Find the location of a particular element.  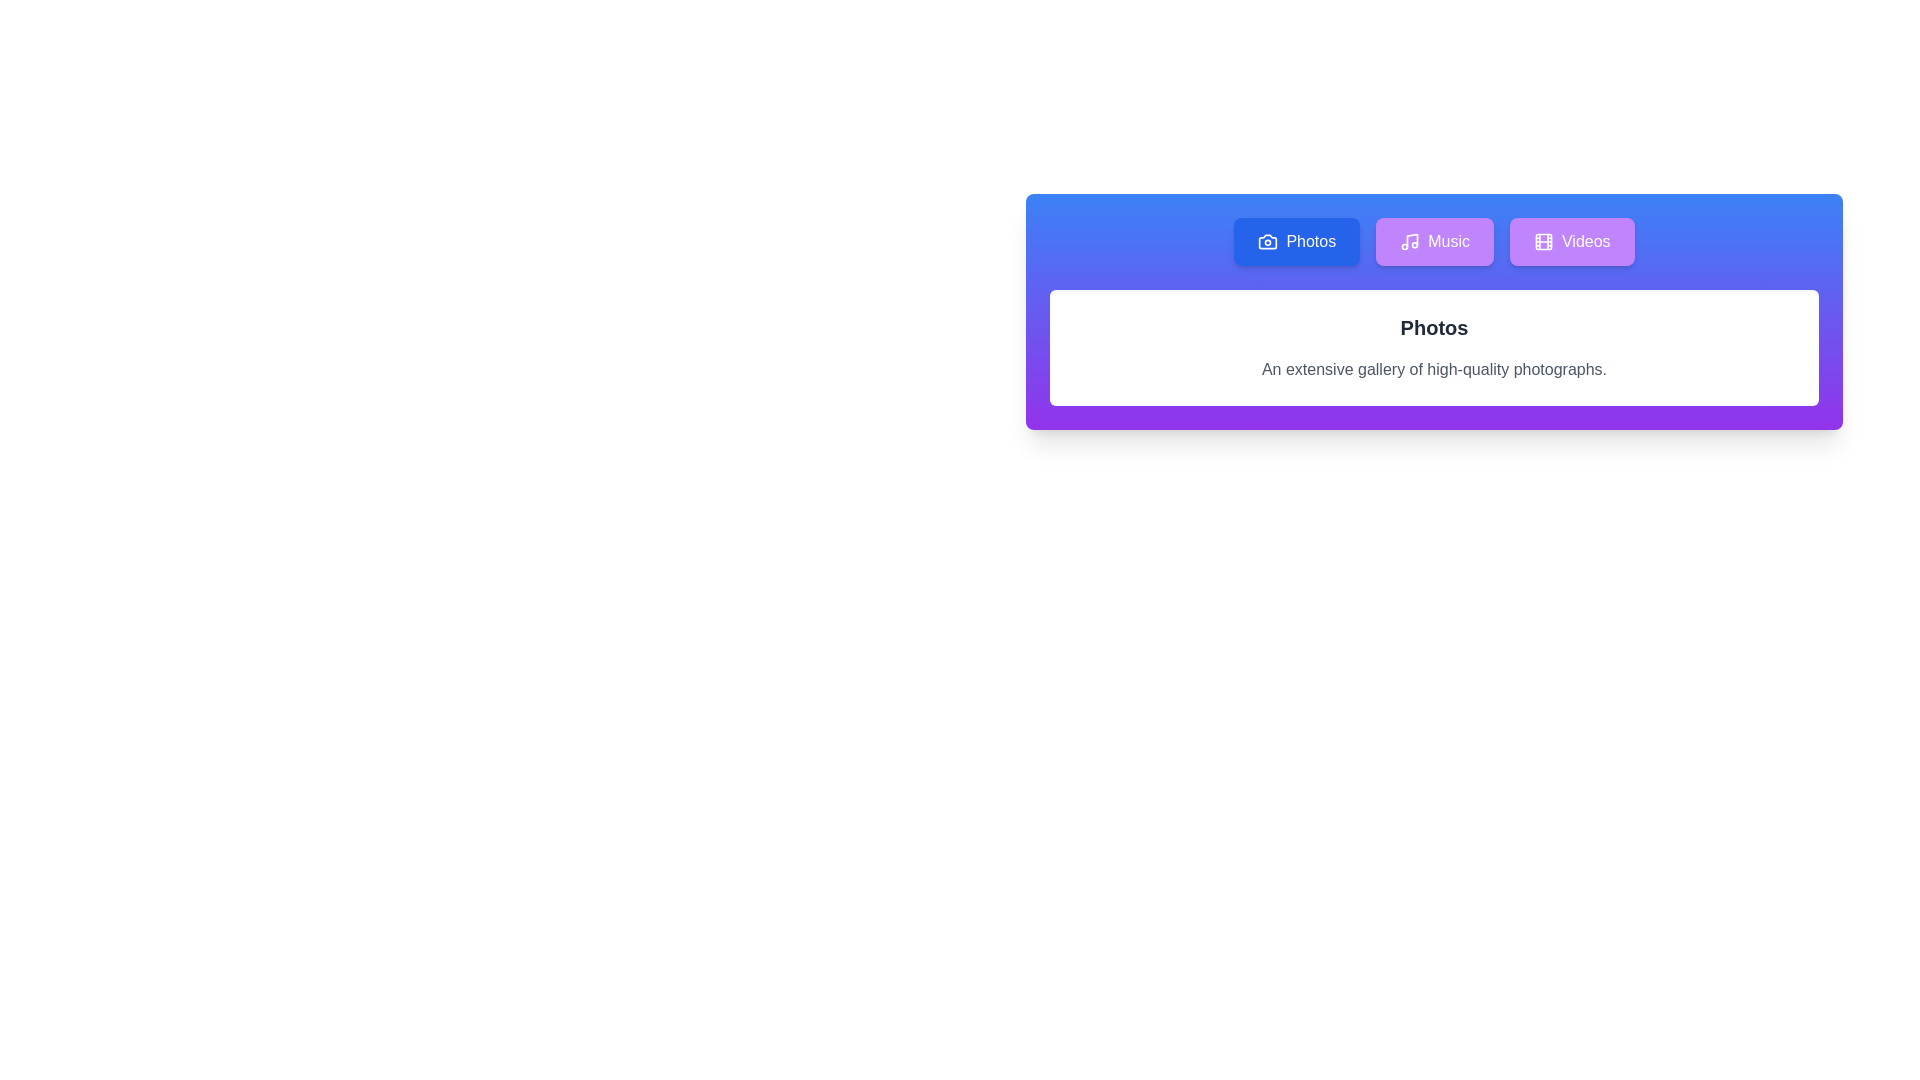

the Photos tab by clicking on its button is located at coordinates (1296, 241).